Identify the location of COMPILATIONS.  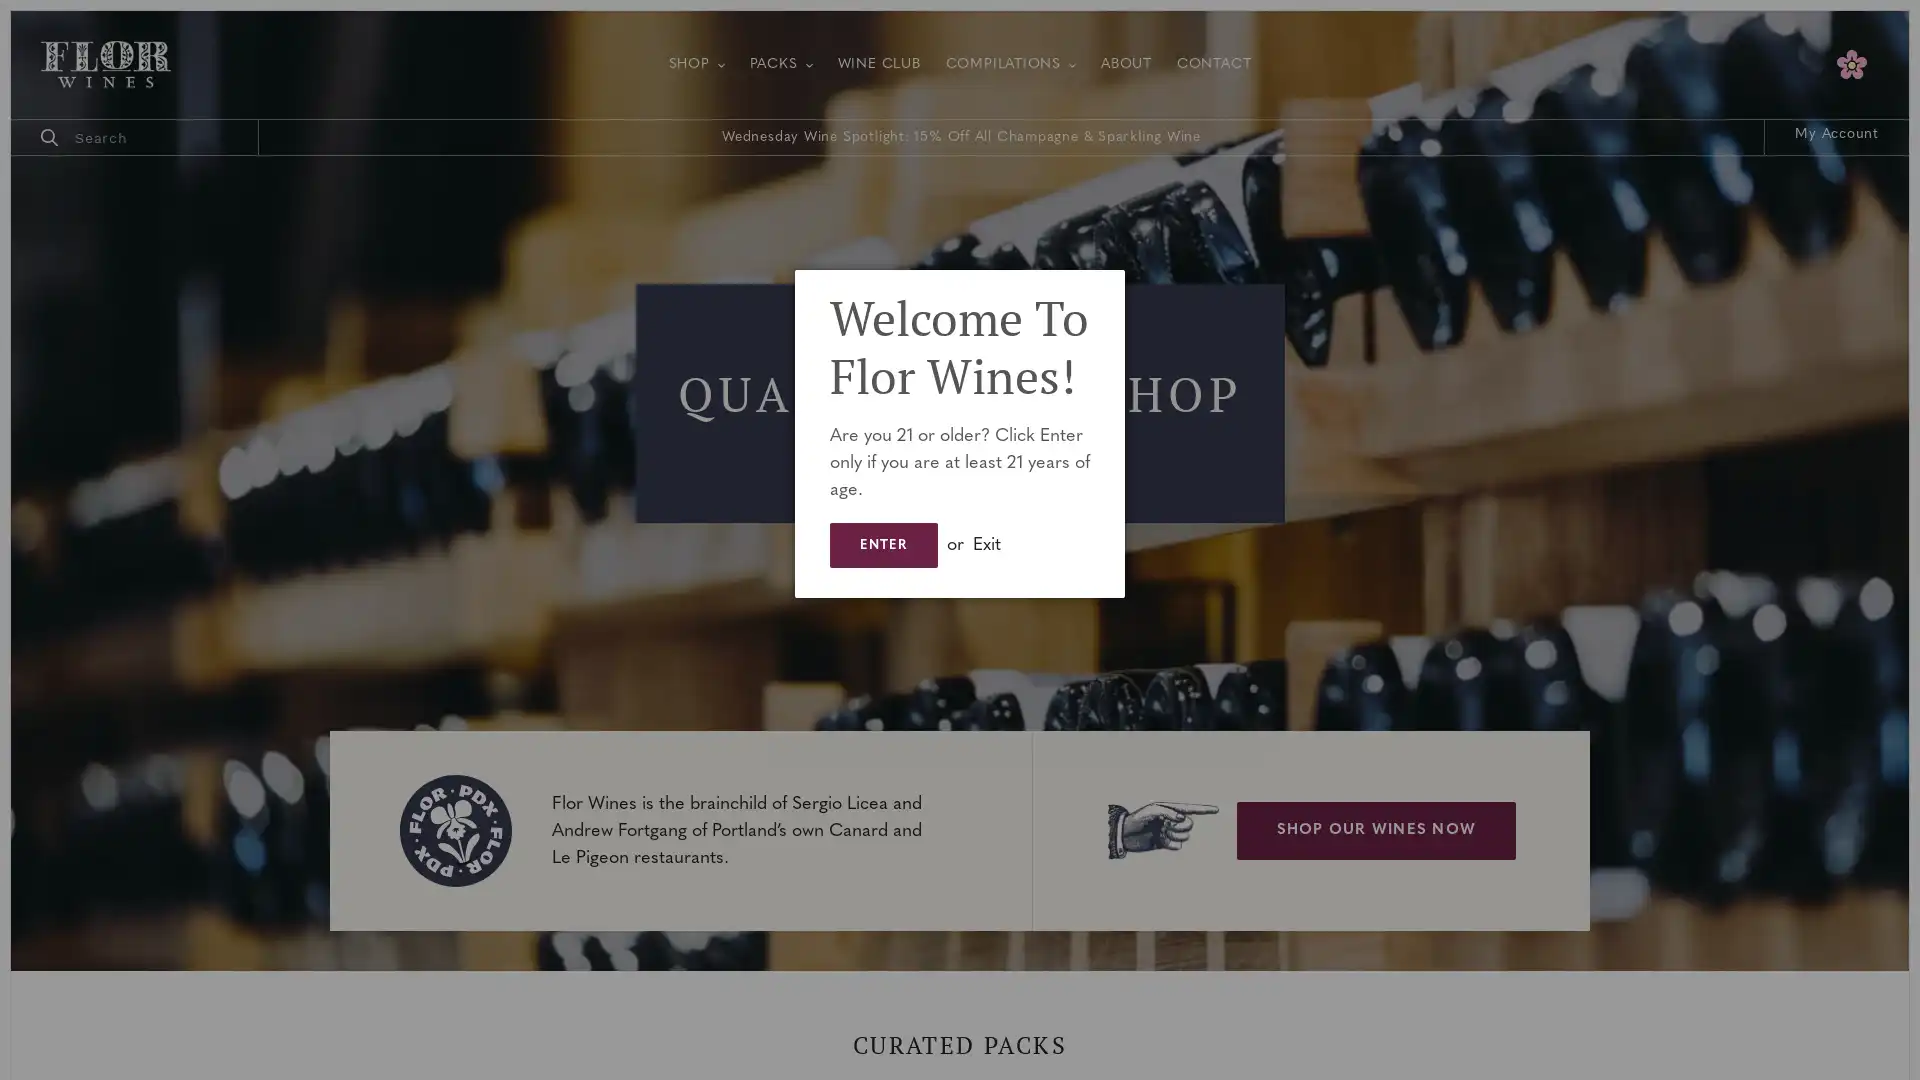
(1010, 63).